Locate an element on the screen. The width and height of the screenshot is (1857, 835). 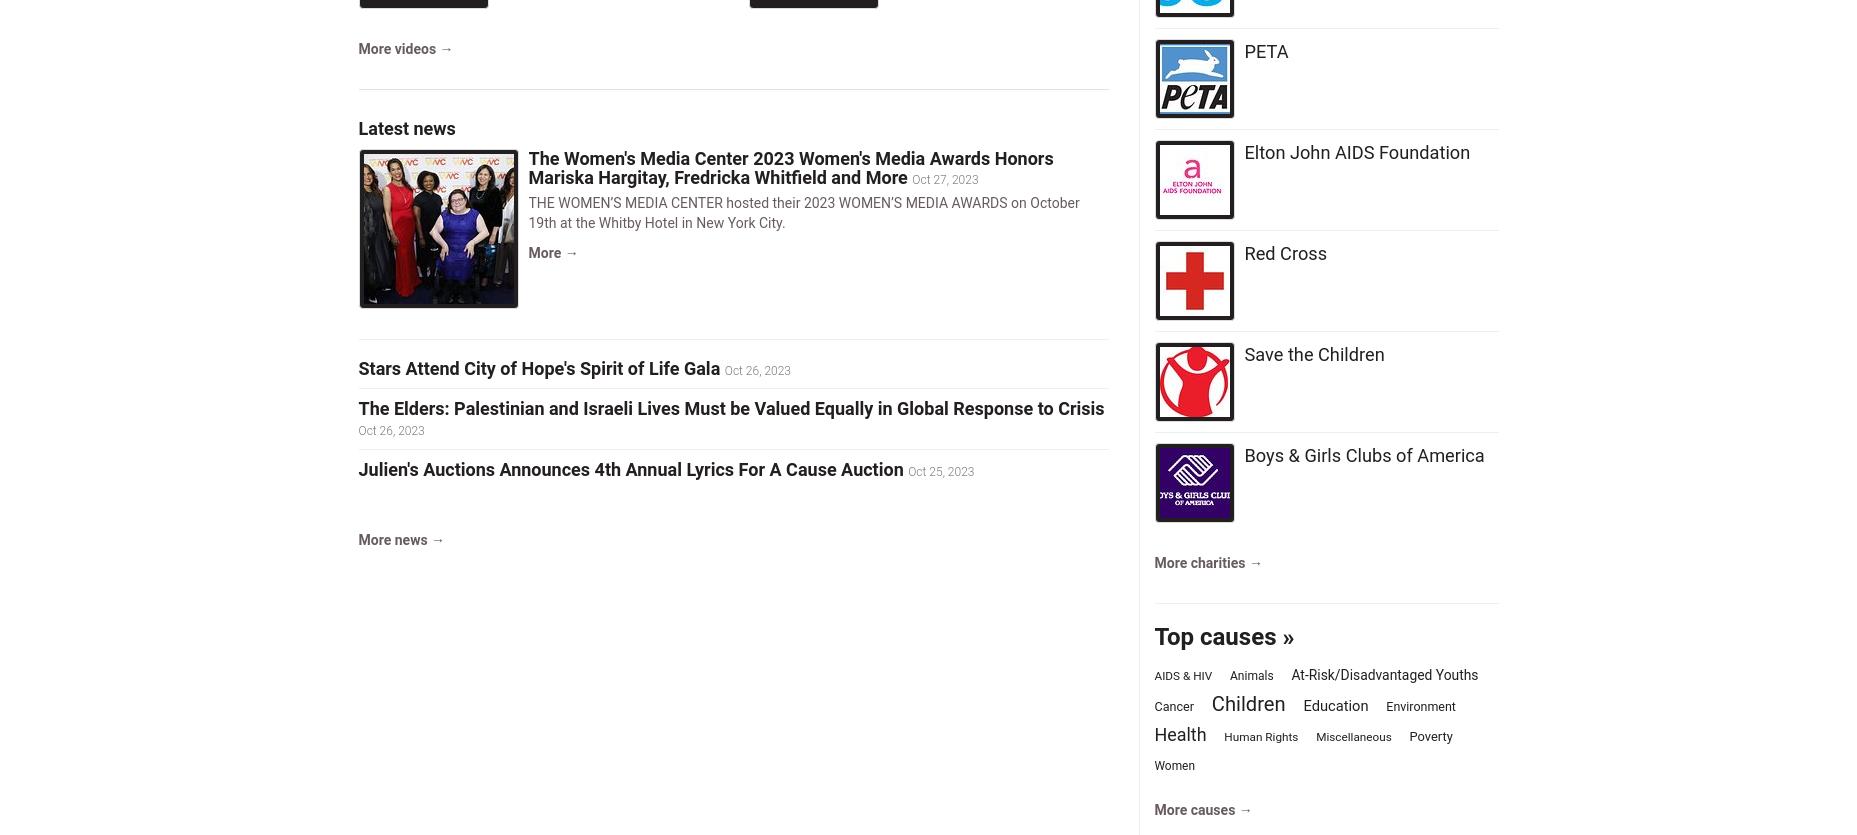
'Julien's Auctions Announces 4th Annual Lyrics For A Cause Auction' is located at coordinates (629, 467).